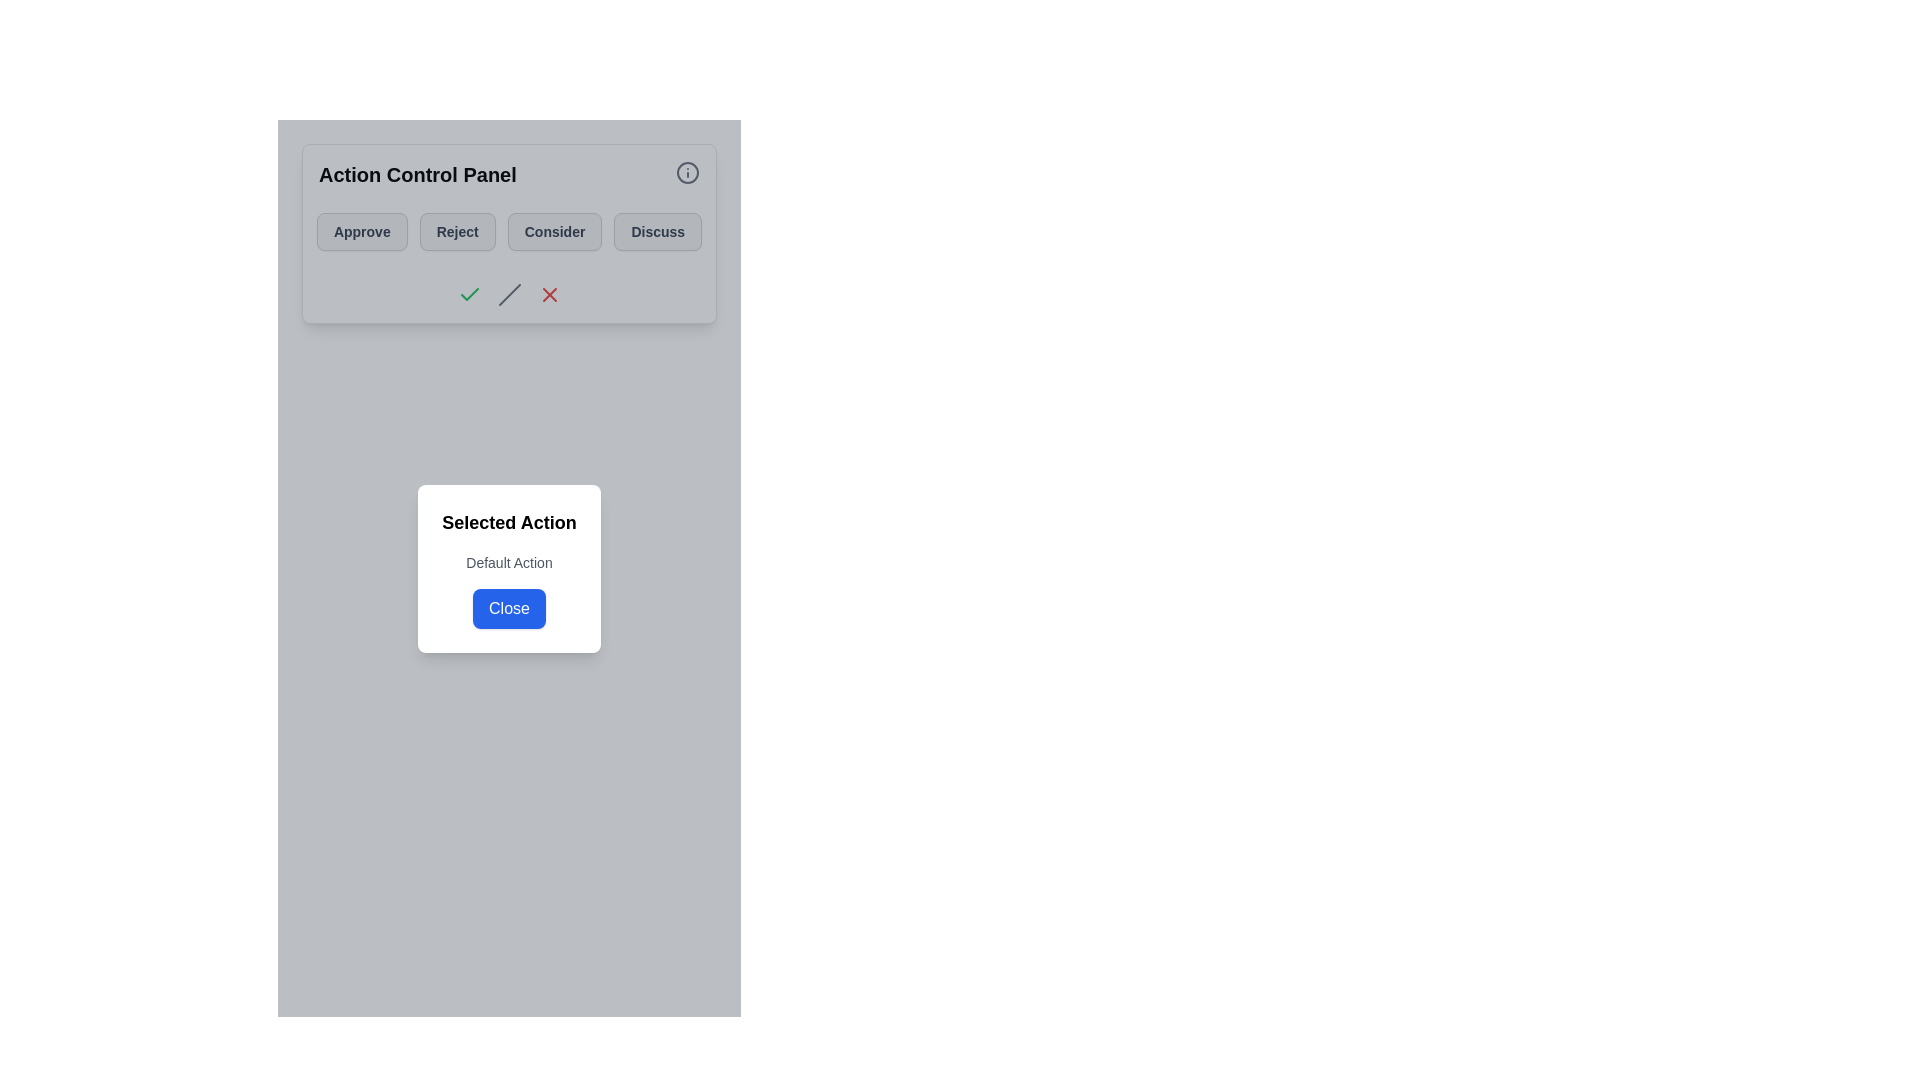 This screenshot has width=1920, height=1080. Describe the element at coordinates (509, 294) in the screenshot. I see `the second icon in the Action Control Panel, which signifies disabling or negating an action, located between the green checkmark and red cross icons` at that location.